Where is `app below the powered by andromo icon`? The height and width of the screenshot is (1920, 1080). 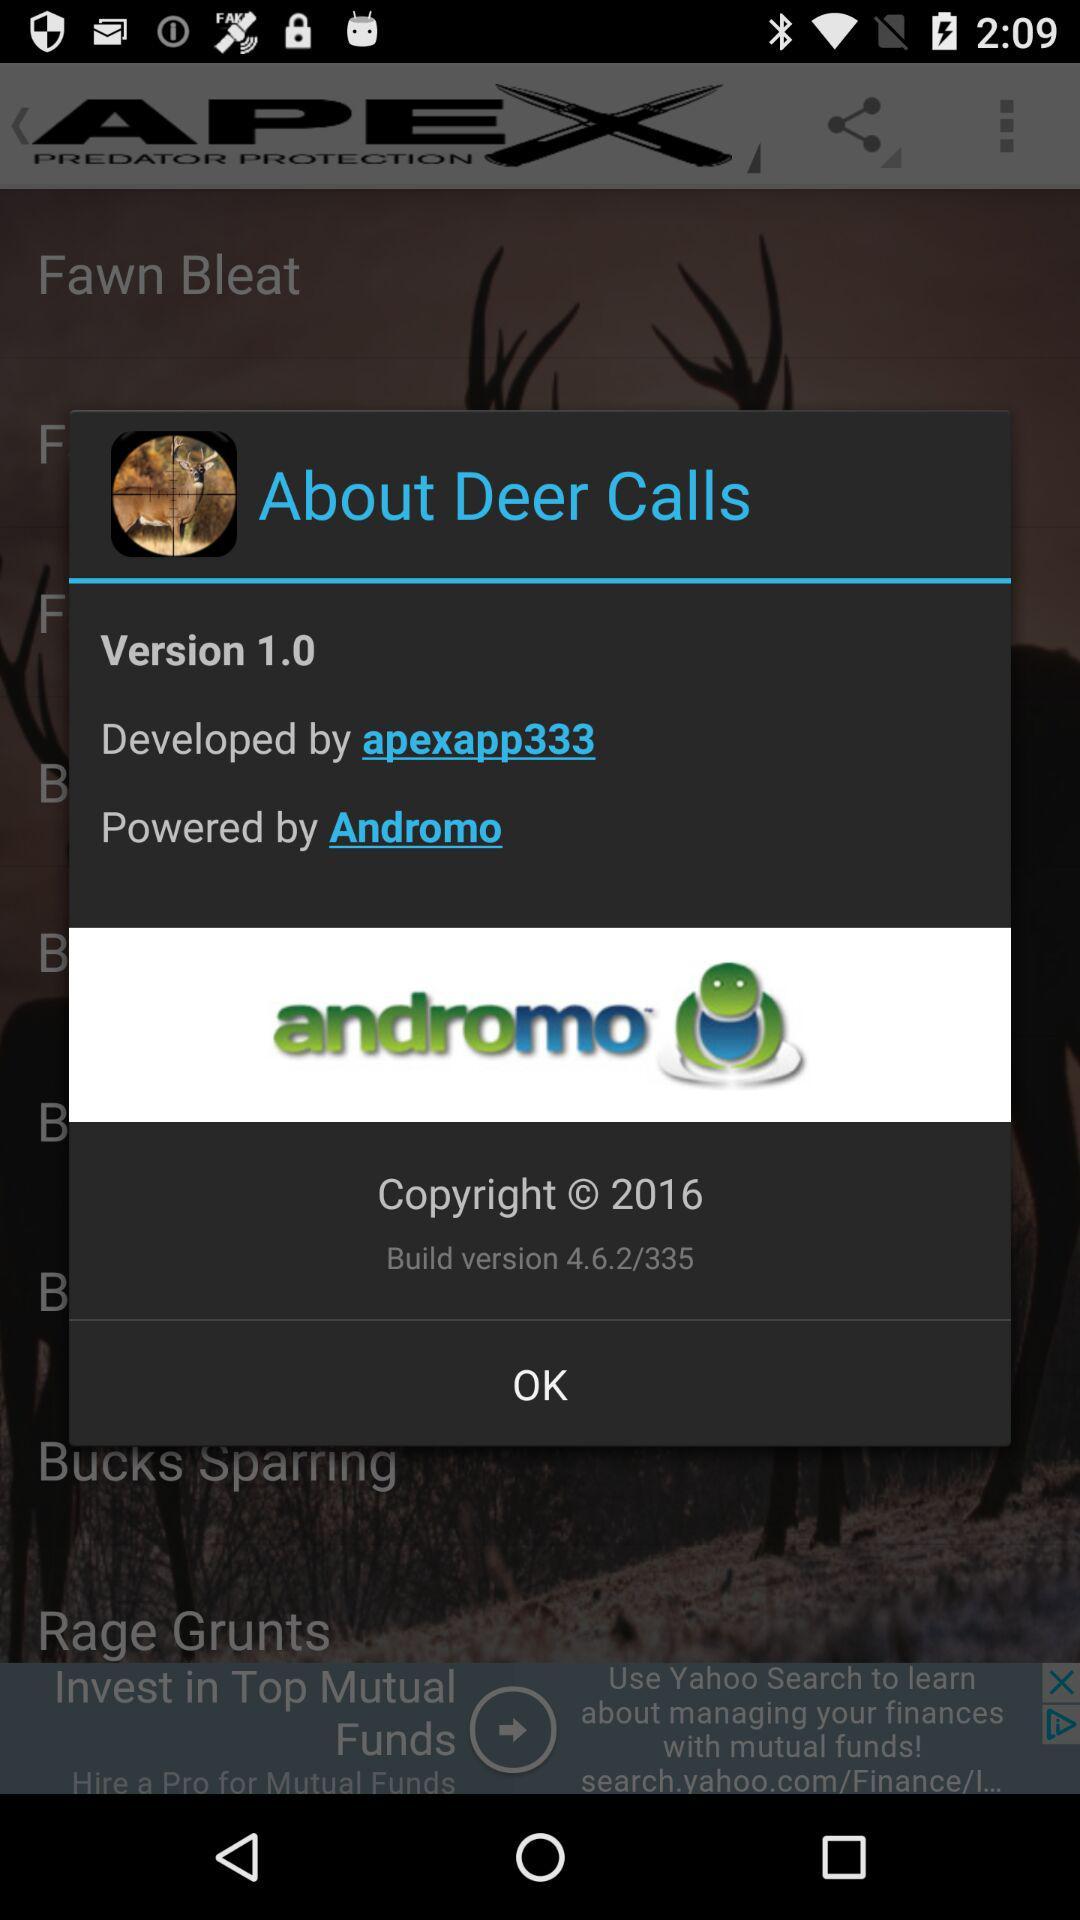
app below the powered by andromo icon is located at coordinates (538, 1024).